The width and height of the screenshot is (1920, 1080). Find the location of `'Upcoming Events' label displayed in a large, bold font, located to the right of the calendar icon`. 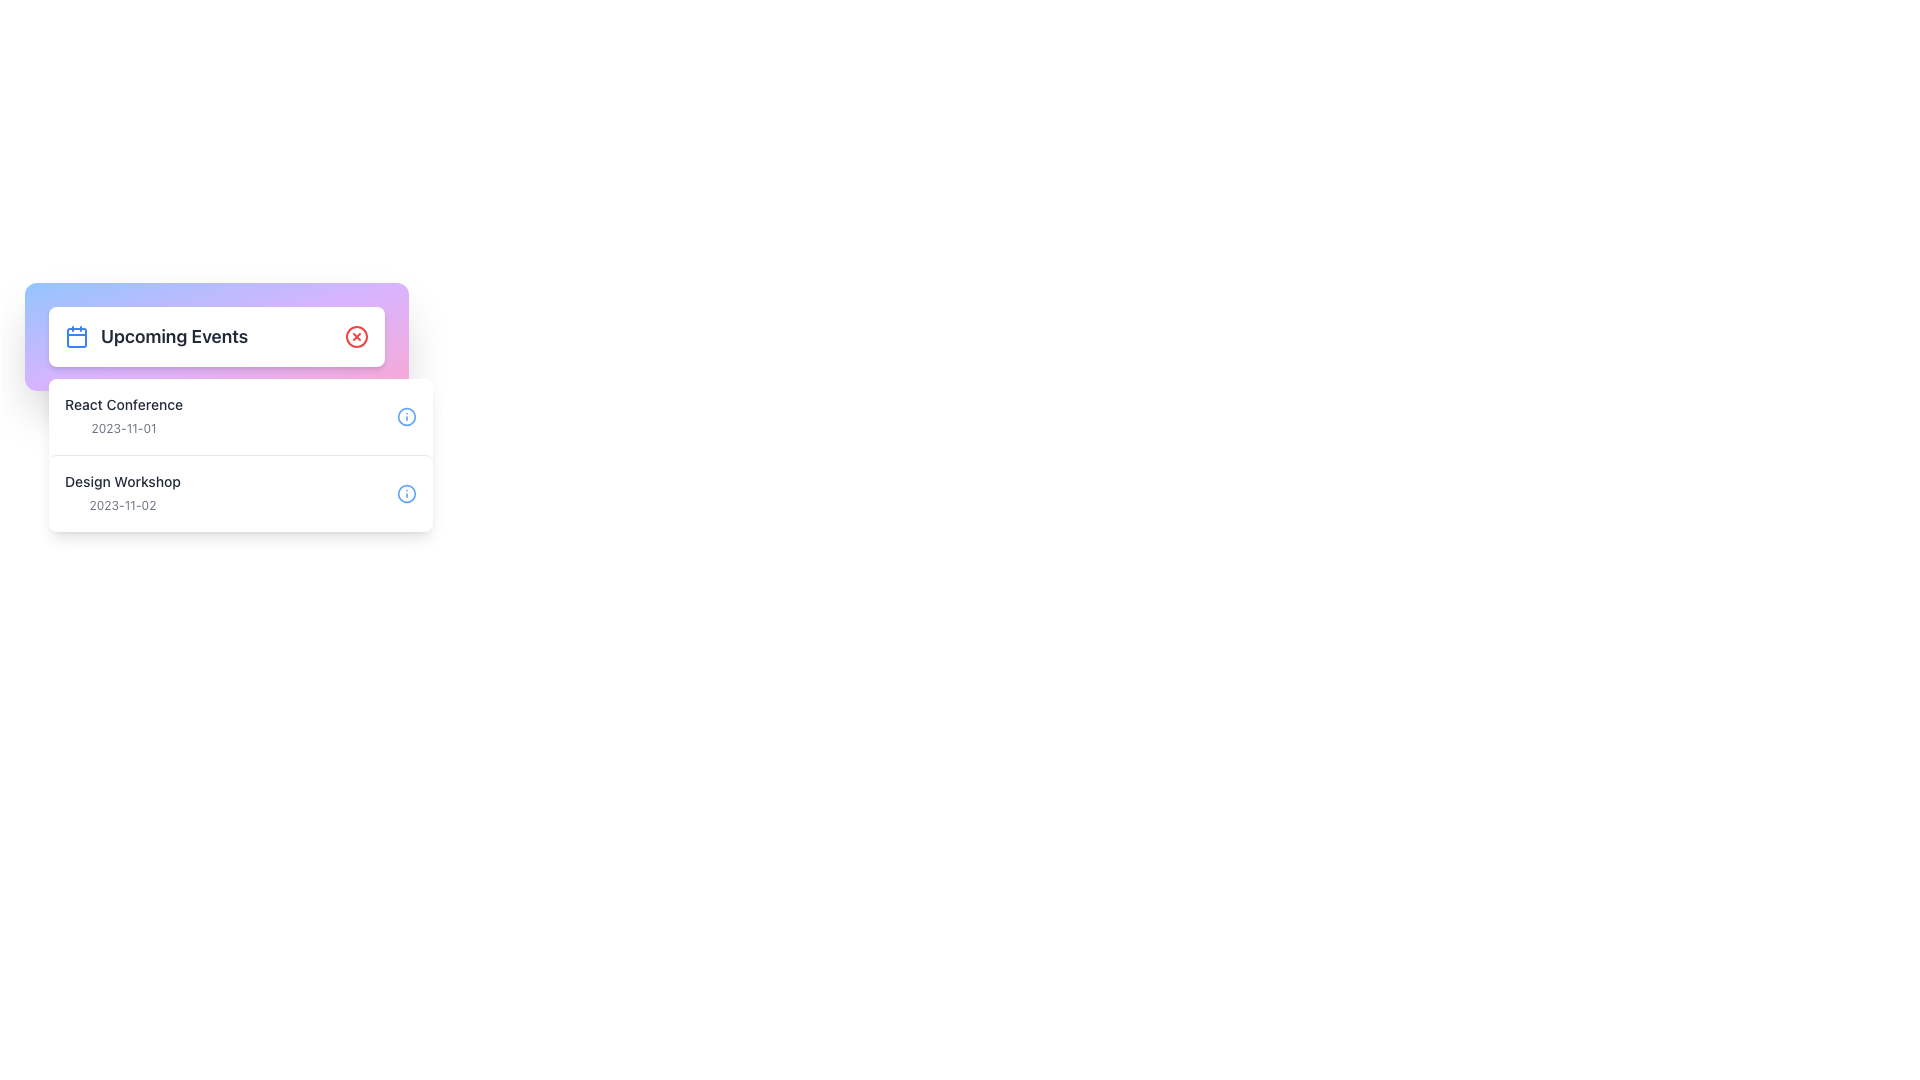

'Upcoming Events' label displayed in a large, bold font, located to the right of the calendar icon is located at coordinates (174, 335).